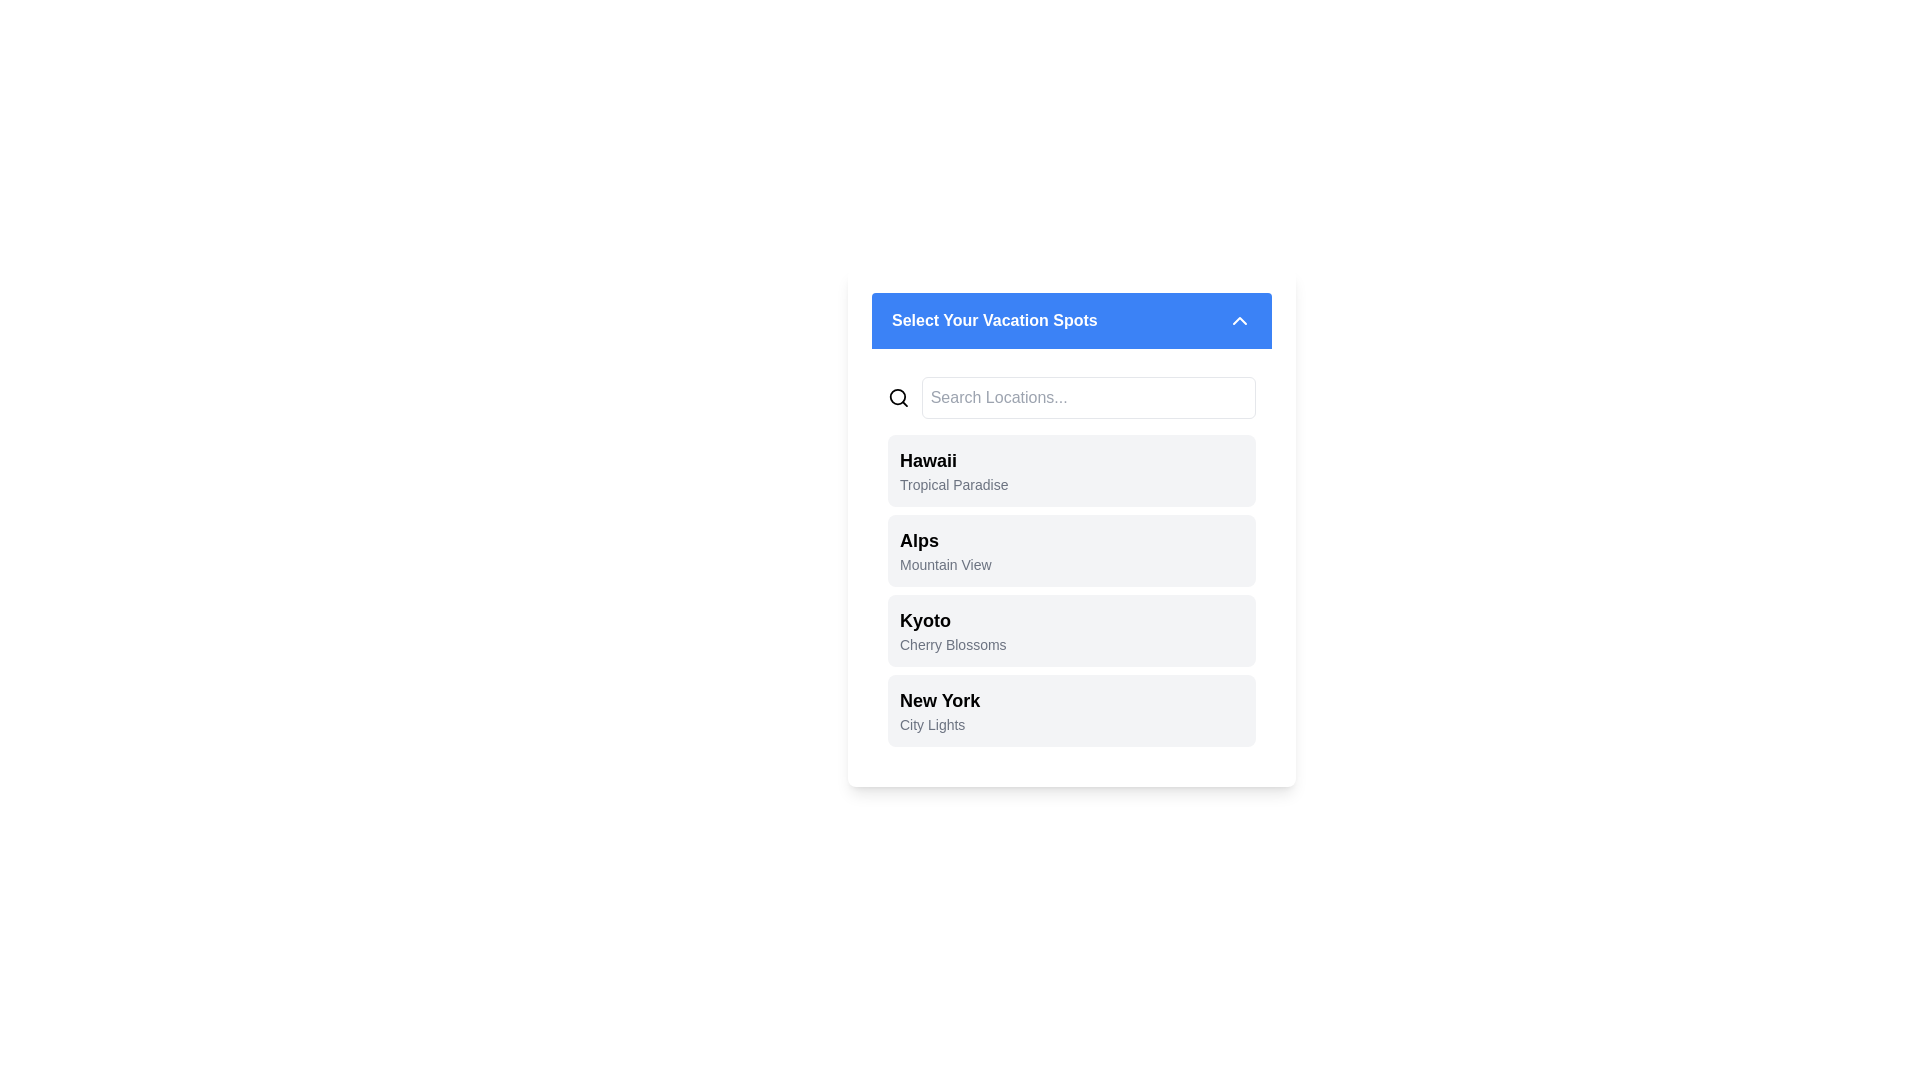  I want to click on text label displaying 'Cherry Blossoms' which is situated below the bold text 'Kyoto' in the third item of a vertical list, so click(952, 644).